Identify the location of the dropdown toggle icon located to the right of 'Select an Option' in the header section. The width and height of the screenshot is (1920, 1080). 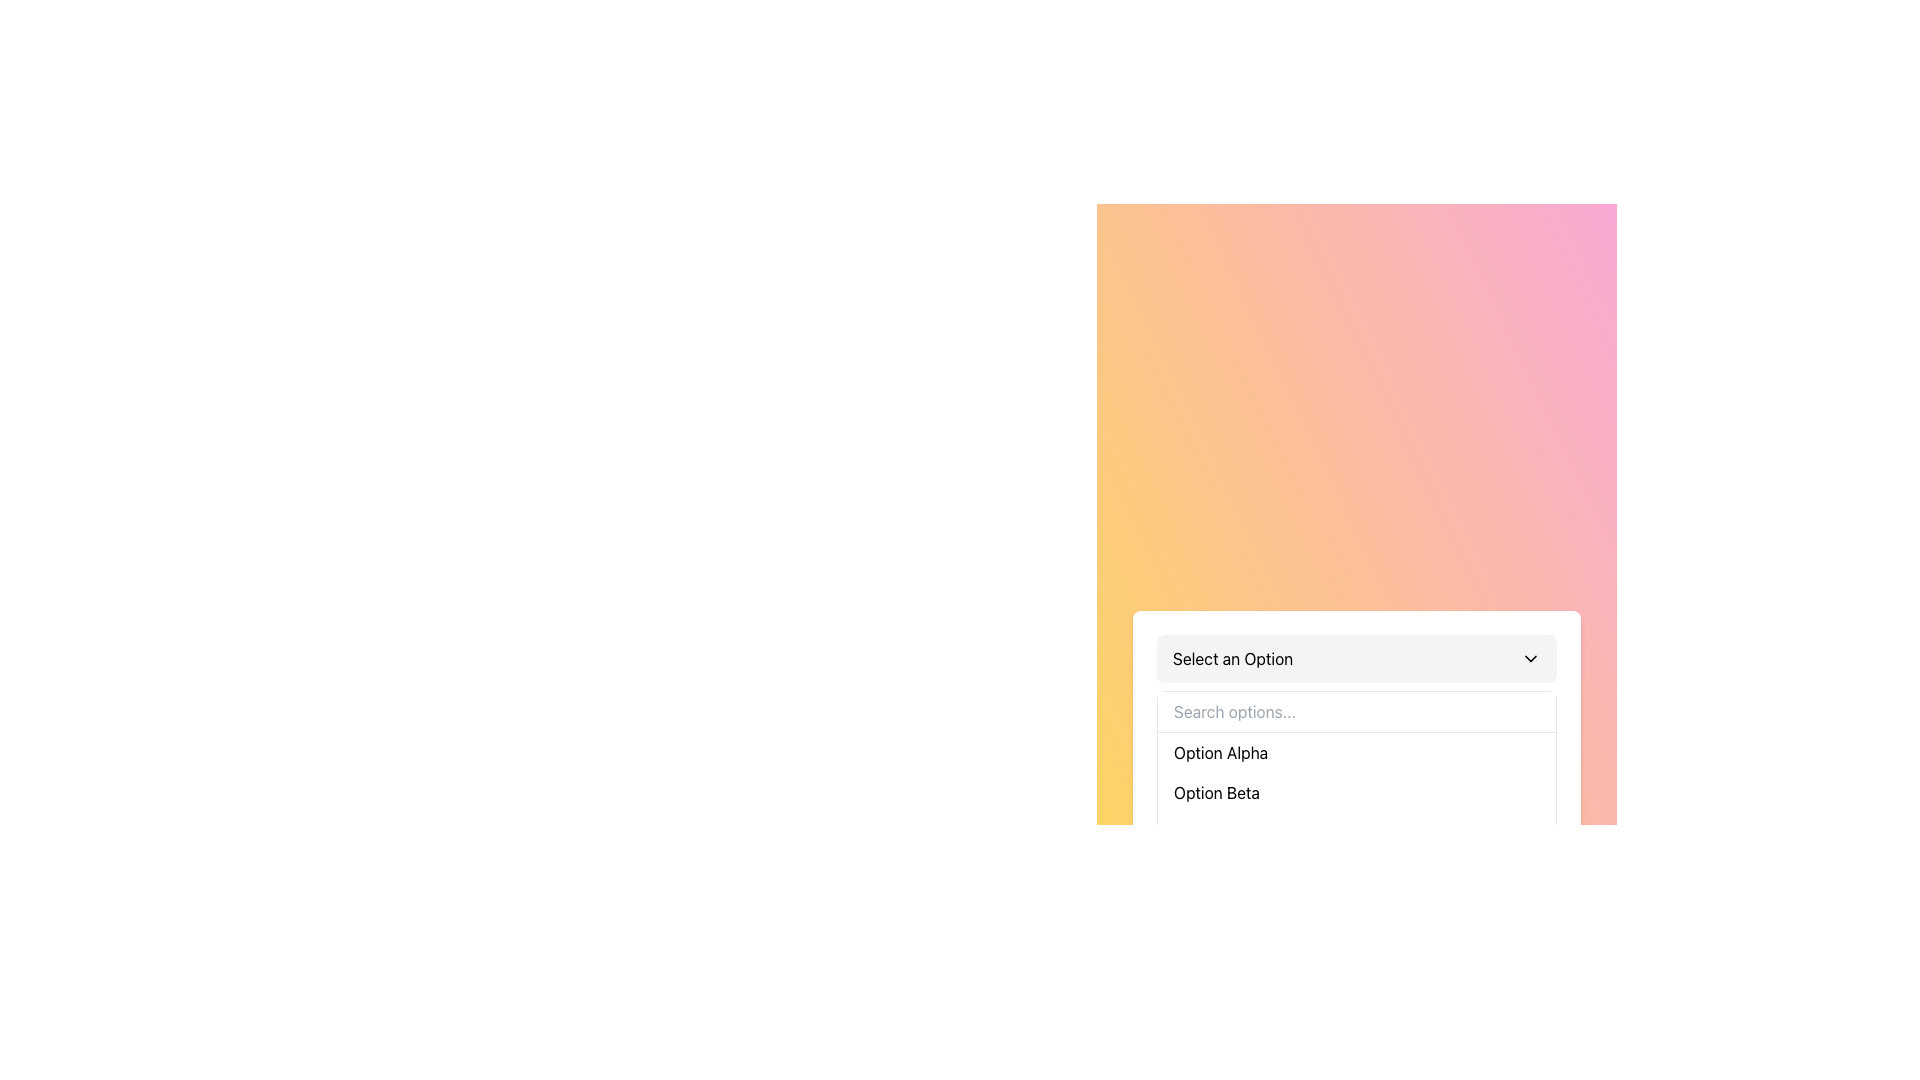
(1530, 658).